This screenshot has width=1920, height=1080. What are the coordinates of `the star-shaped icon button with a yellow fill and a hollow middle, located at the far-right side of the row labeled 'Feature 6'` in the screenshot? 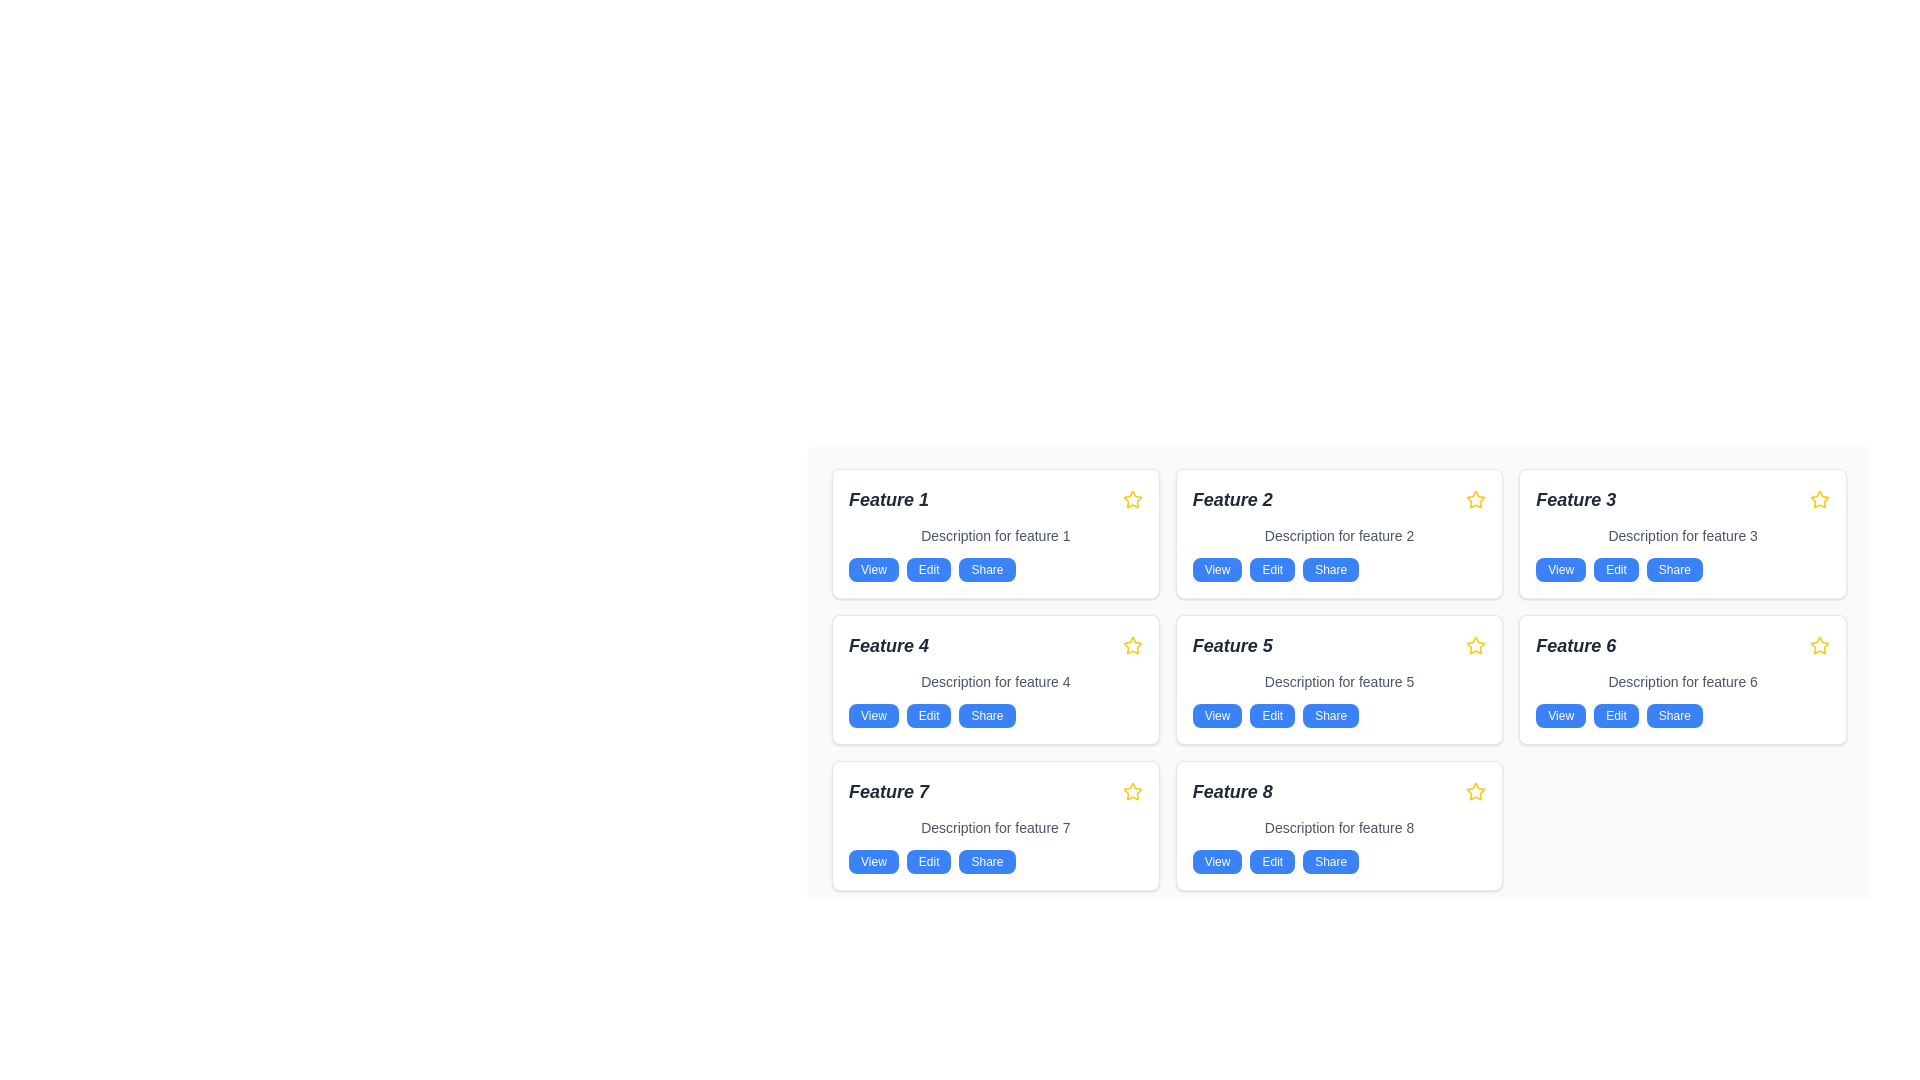 It's located at (1819, 645).